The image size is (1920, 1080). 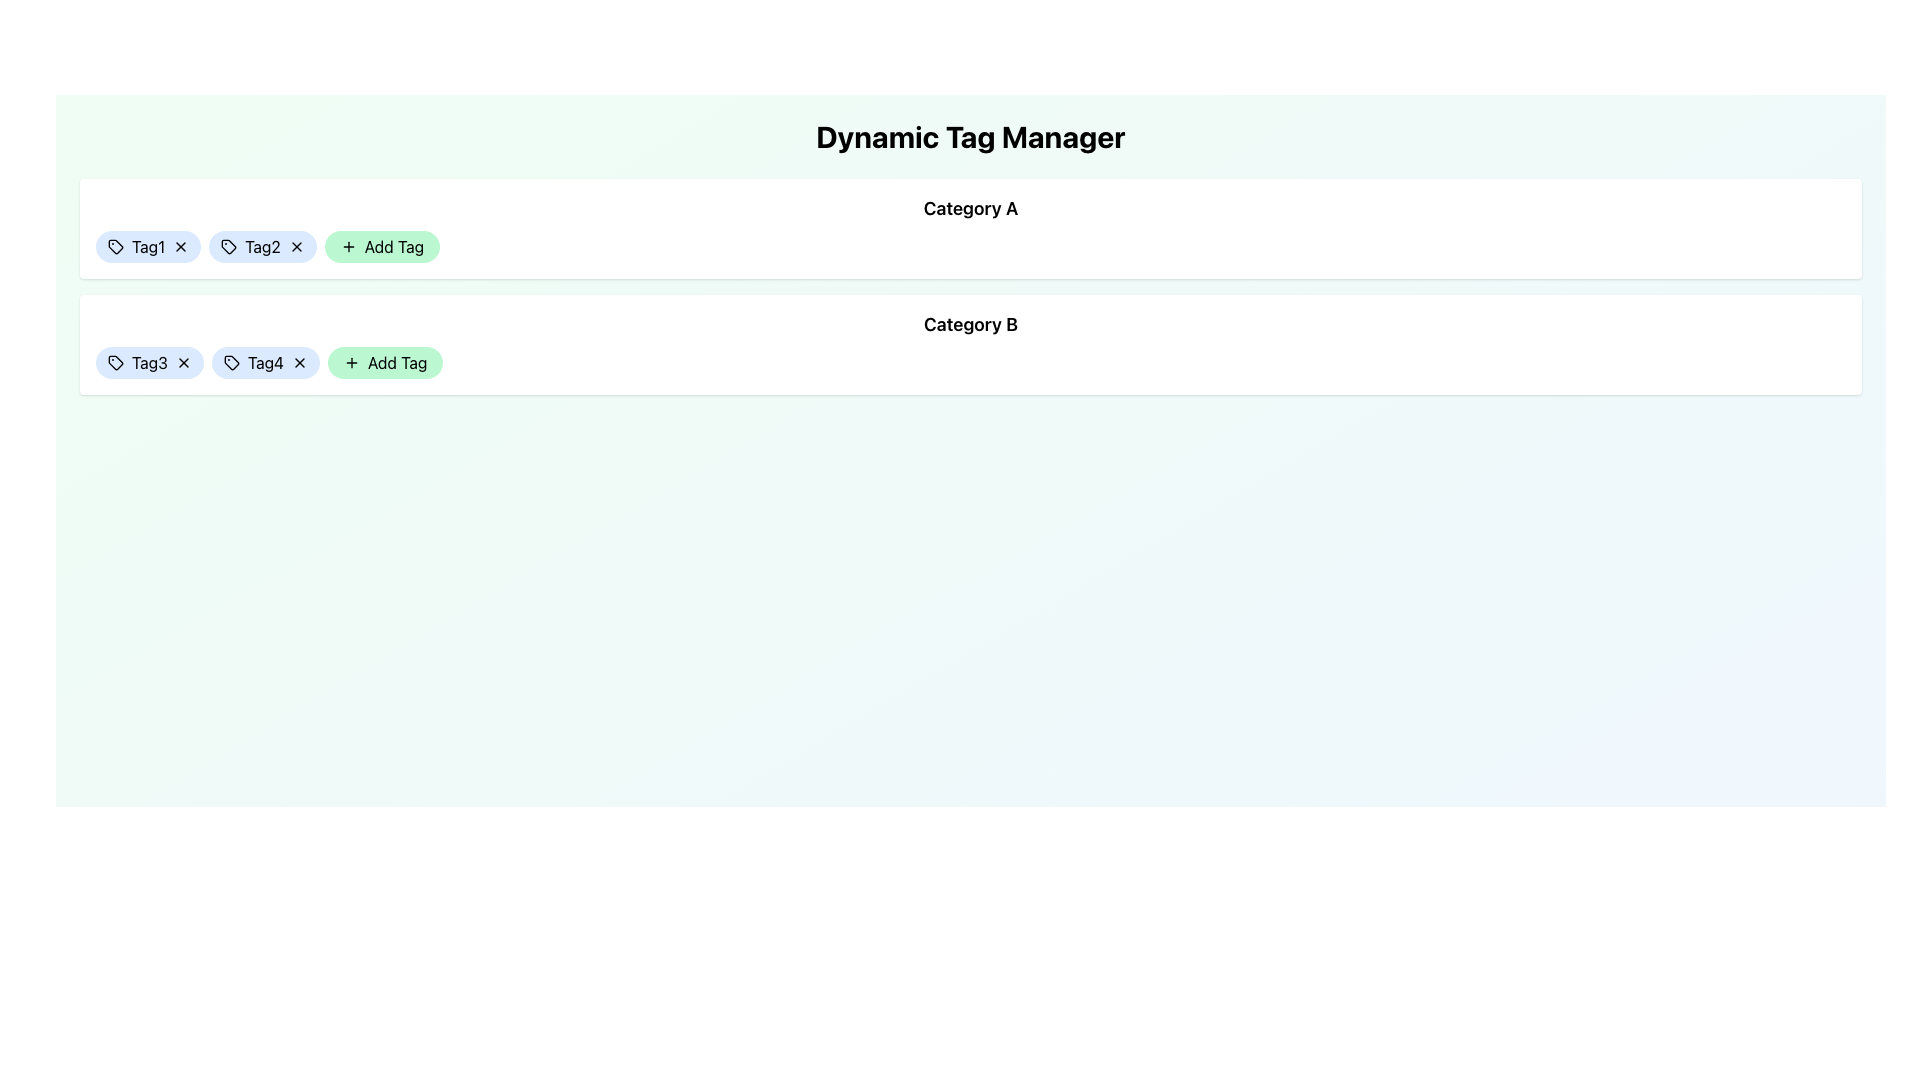 What do you see at coordinates (385, 362) in the screenshot?
I see `the button that allows the user to add a new tag to the 'Category B' section` at bounding box center [385, 362].